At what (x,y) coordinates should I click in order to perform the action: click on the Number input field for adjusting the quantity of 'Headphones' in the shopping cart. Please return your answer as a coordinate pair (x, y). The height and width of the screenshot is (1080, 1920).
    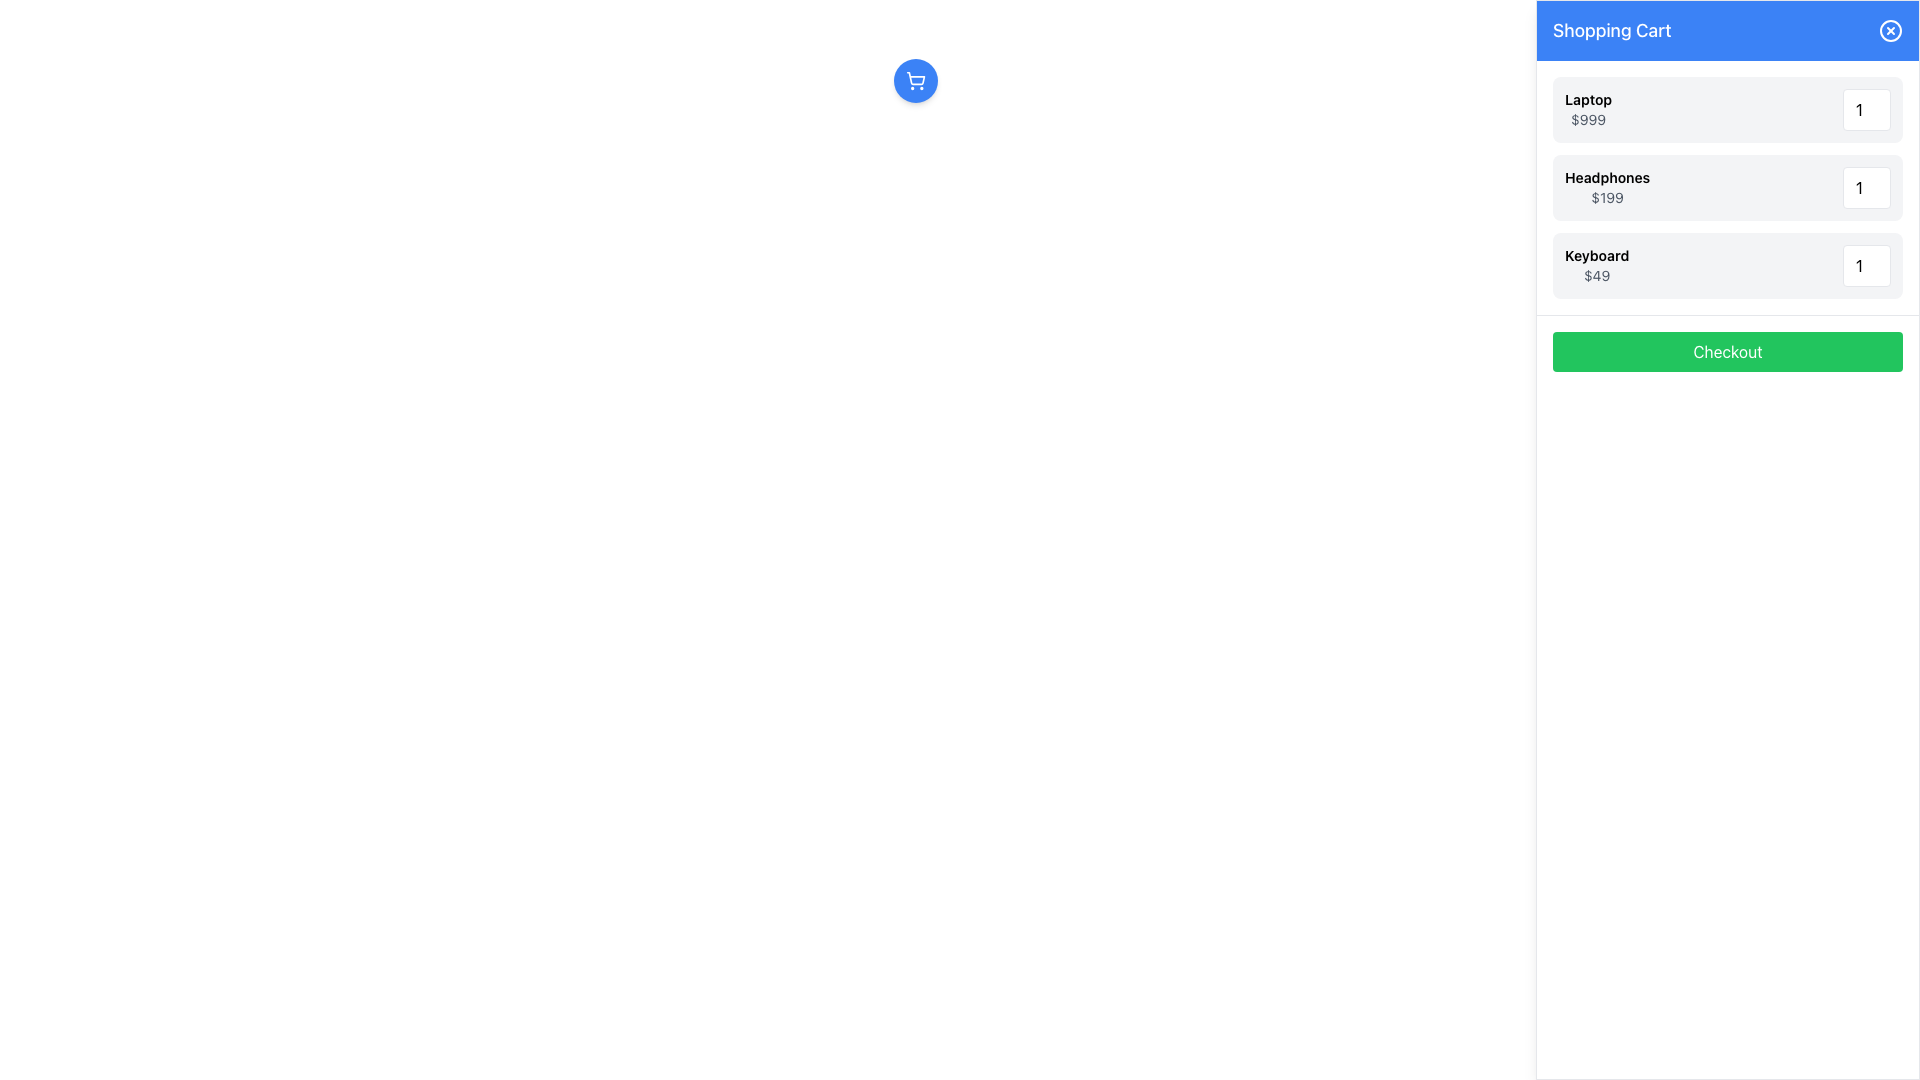
    Looking at the image, I should click on (1866, 188).